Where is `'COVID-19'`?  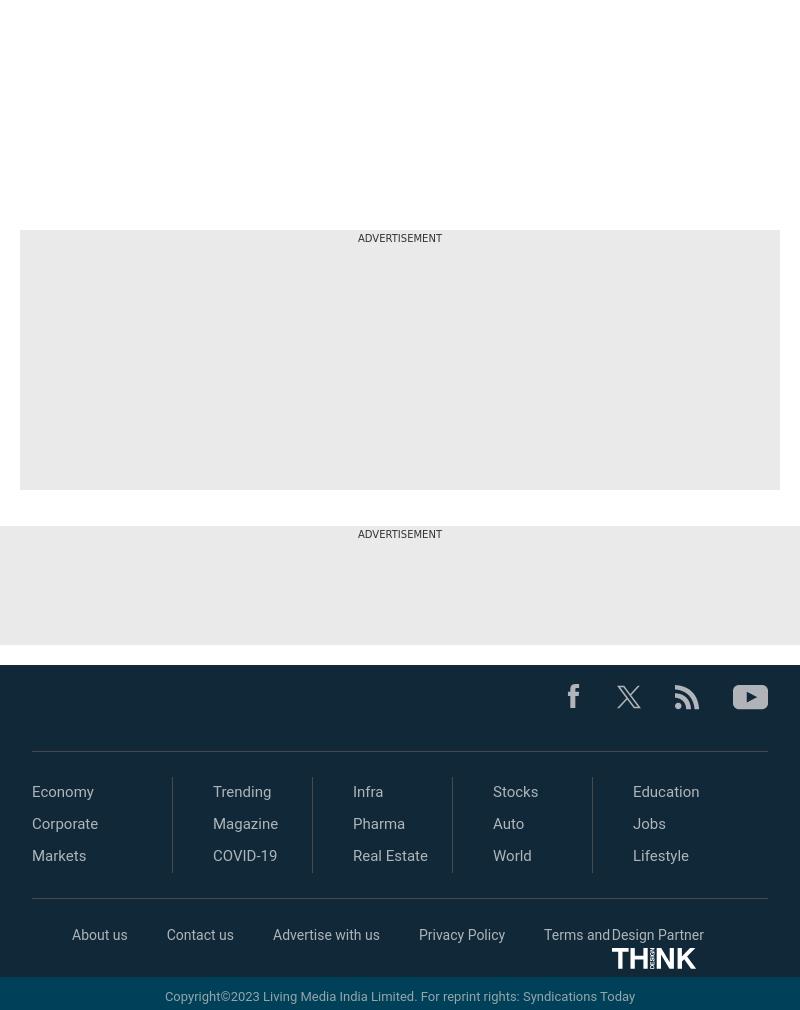
'COVID-19' is located at coordinates (244, 855).